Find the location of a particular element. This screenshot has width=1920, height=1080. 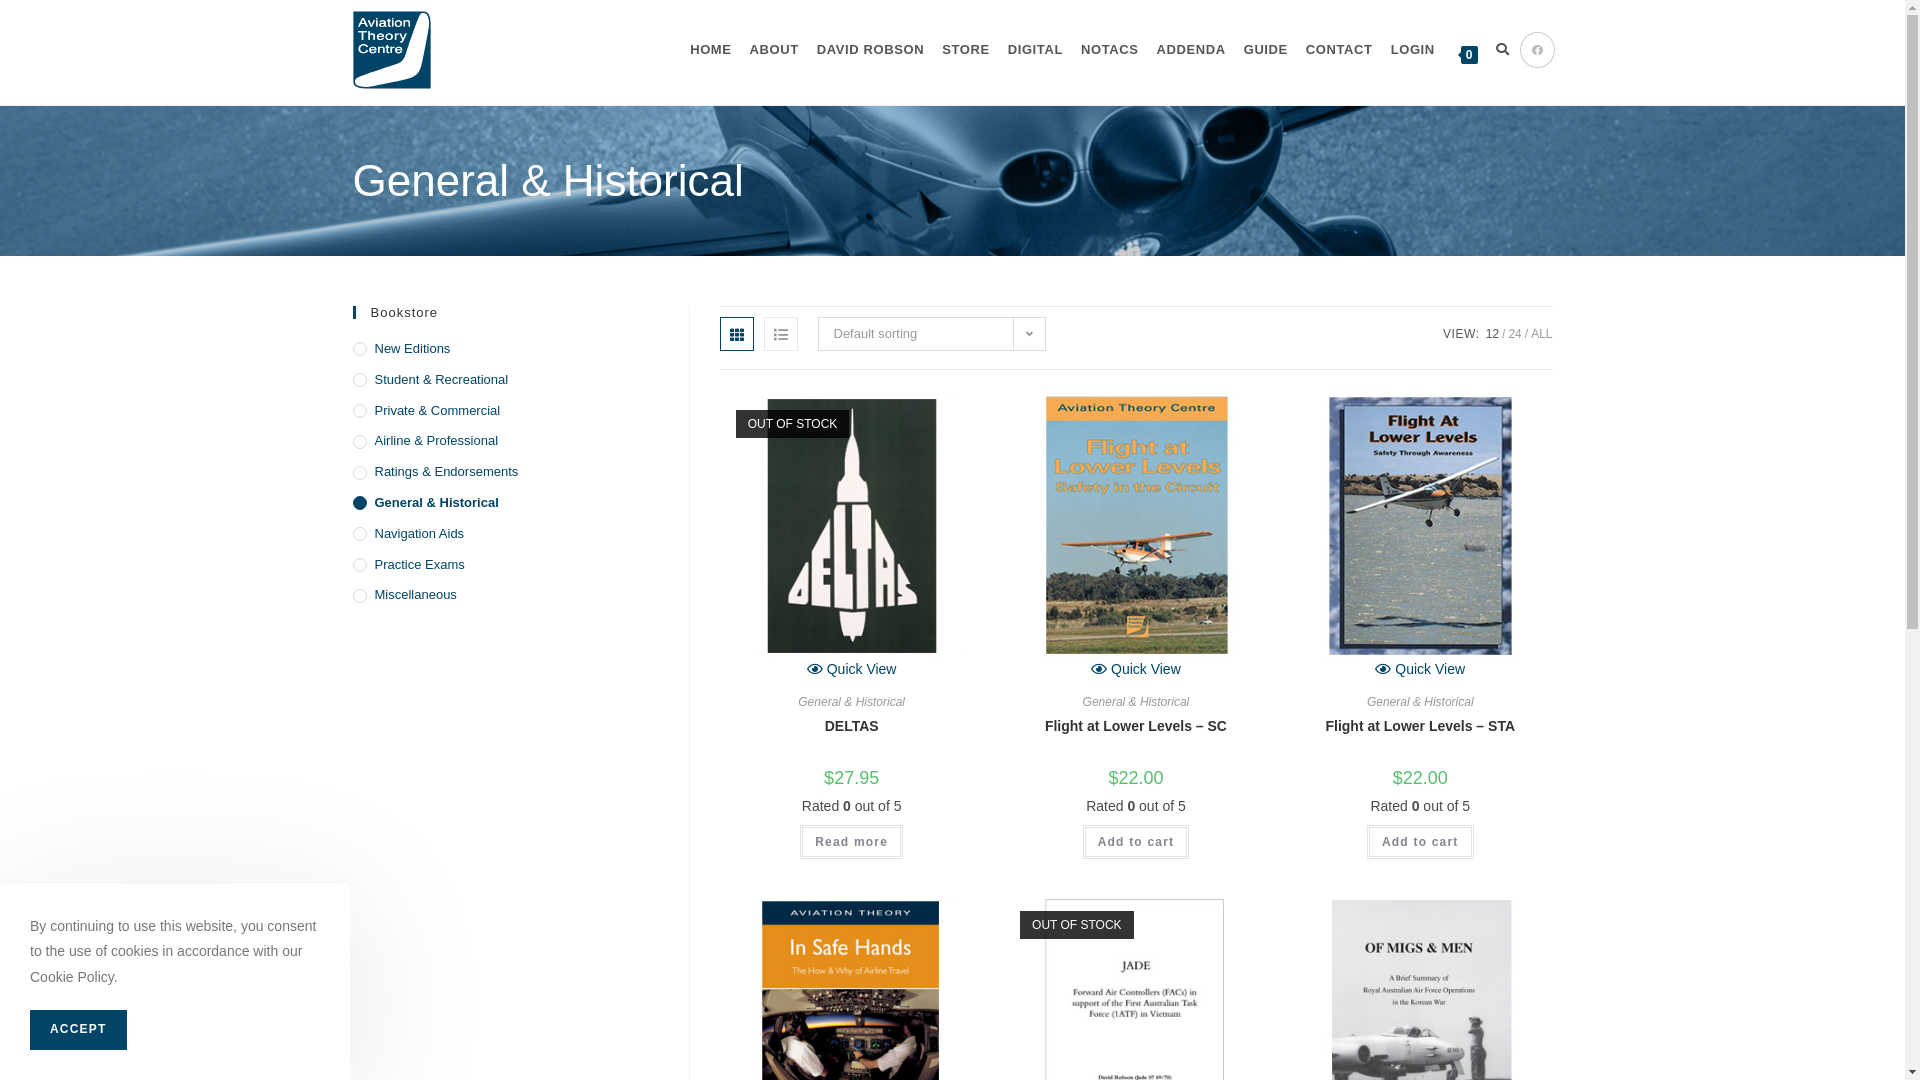

'LOGIN' is located at coordinates (1381, 49).